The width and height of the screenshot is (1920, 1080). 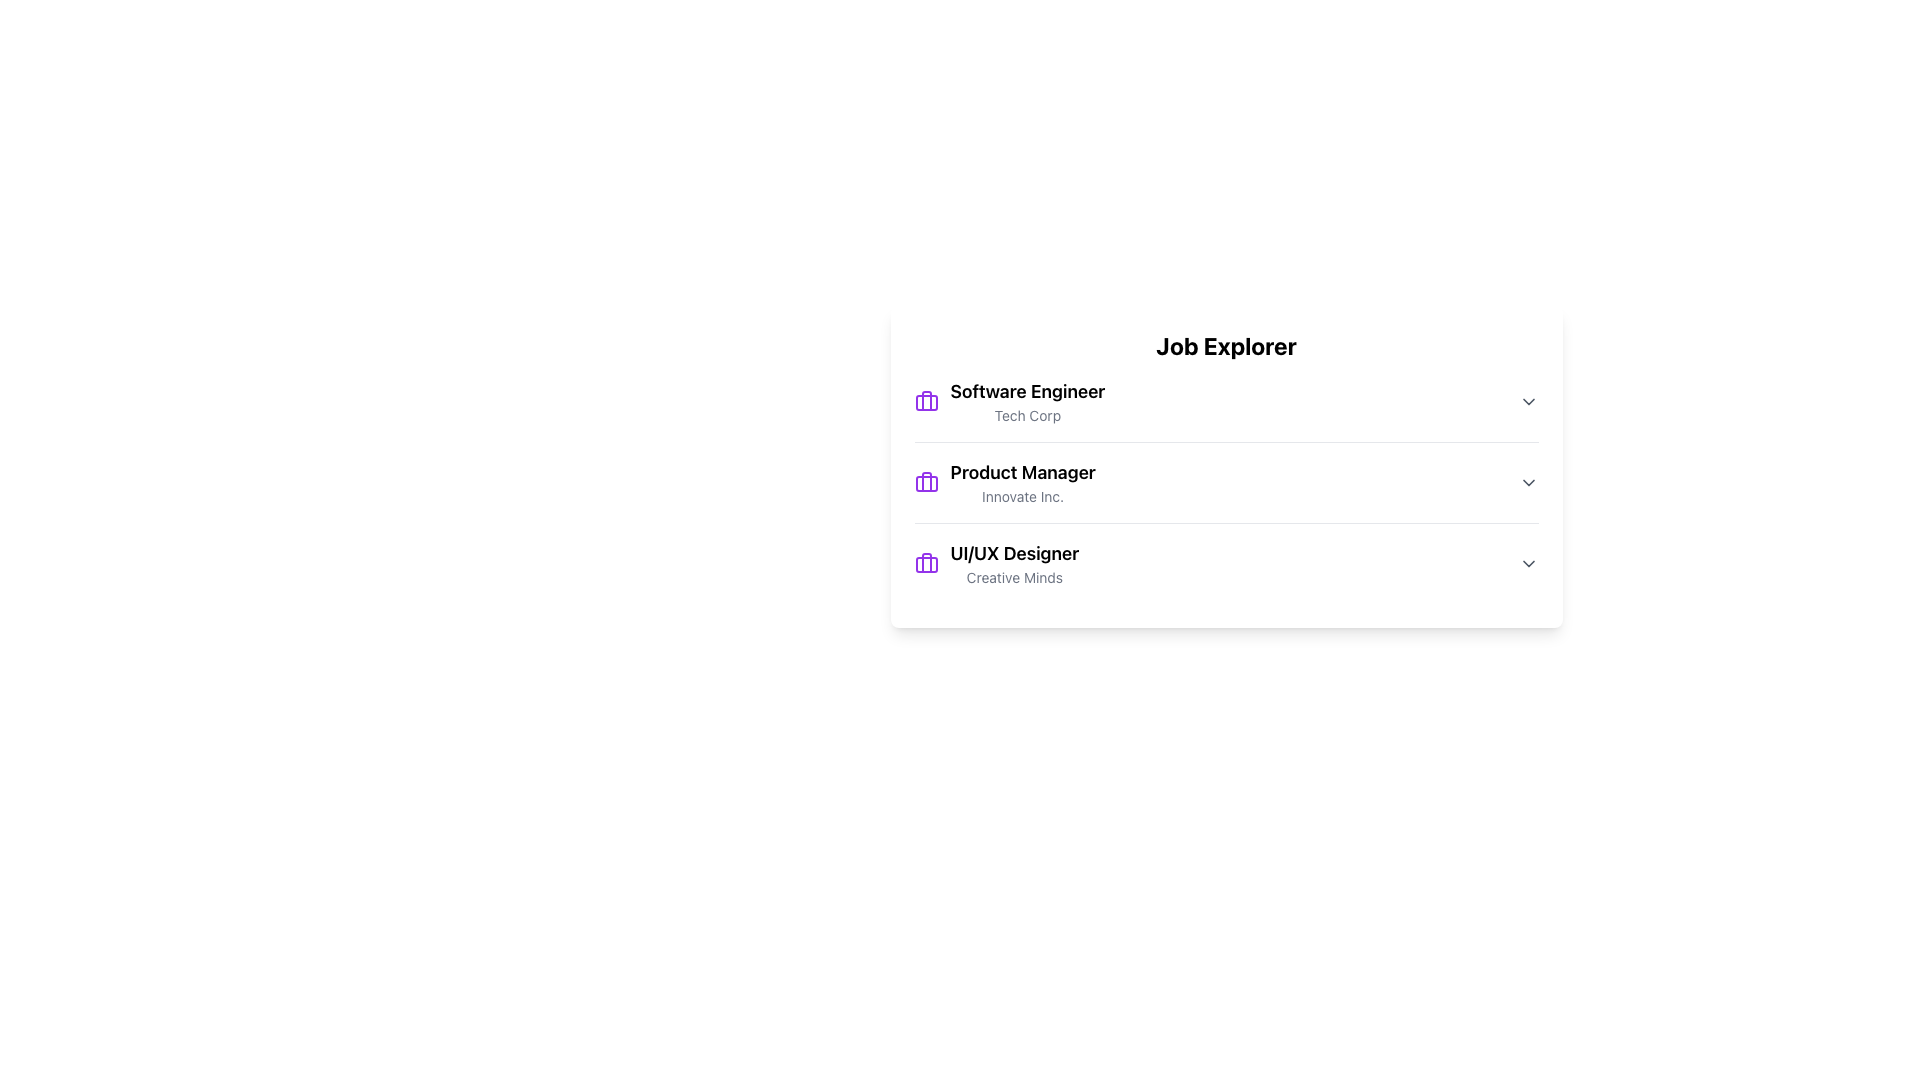 I want to click on the 'Job Explorer' title text, which is located at the top of a rounded white box that labels the section above a list of job entries, so click(x=1225, y=345).